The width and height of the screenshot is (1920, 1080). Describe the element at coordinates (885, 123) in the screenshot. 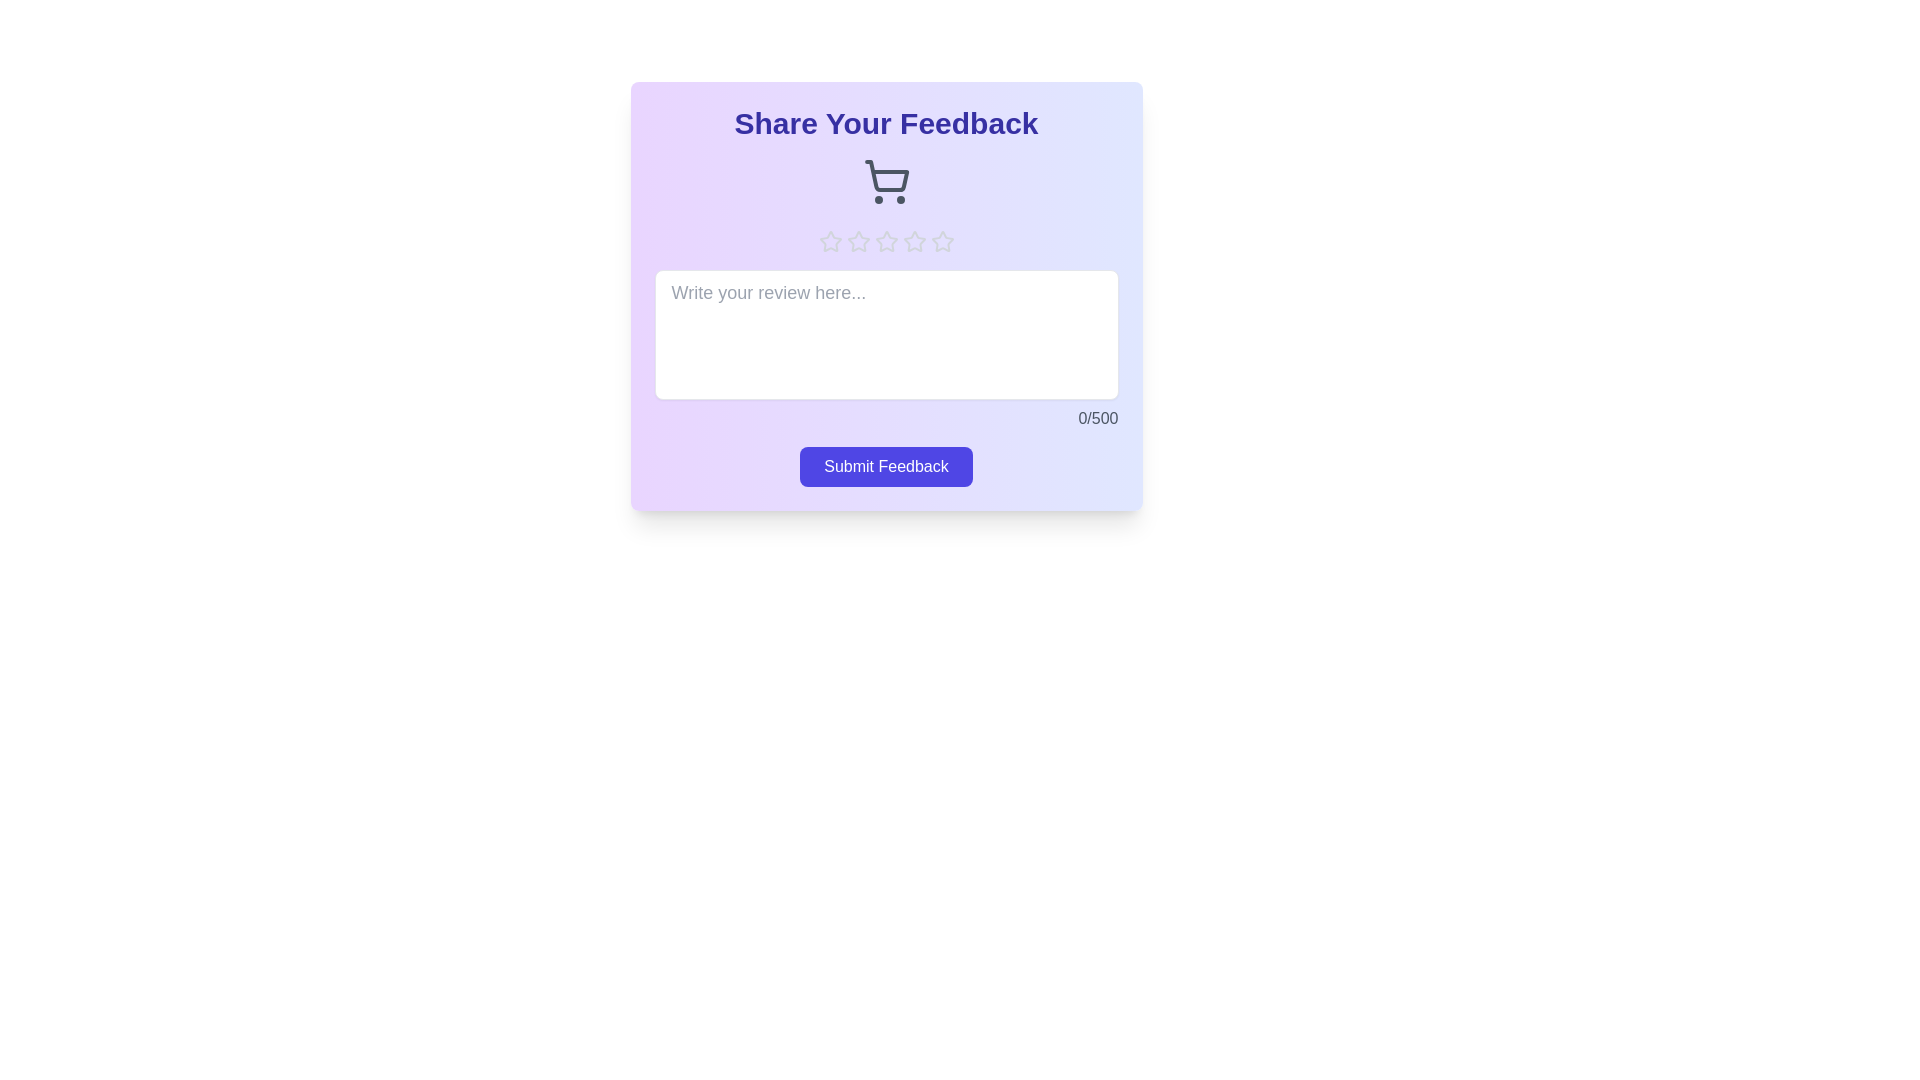

I see `the center of the 'Share Your Feedback' title to focus on it` at that location.